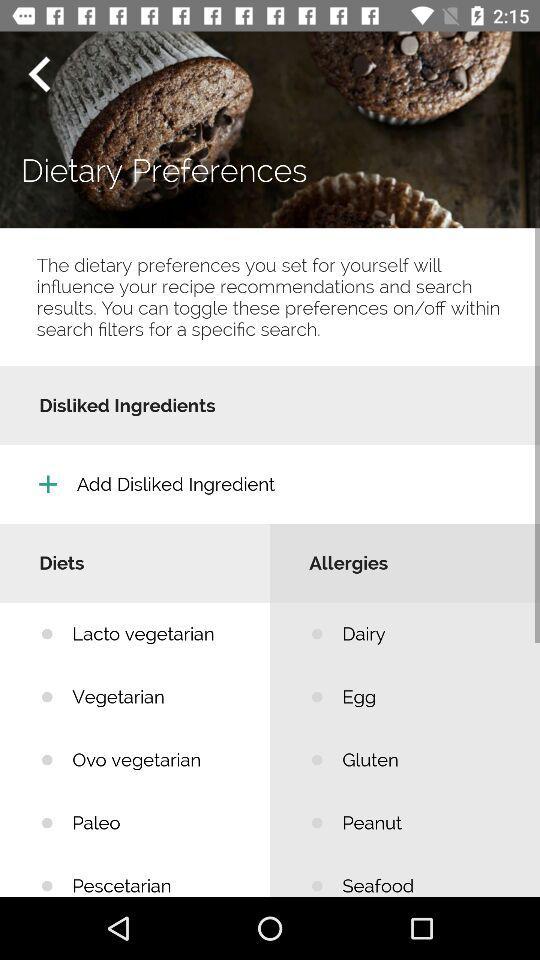 The image size is (540, 960). What do you see at coordinates (155, 823) in the screenshot?
I see `icon below the ovo vegetarian item` at bounding box center [155, 823].